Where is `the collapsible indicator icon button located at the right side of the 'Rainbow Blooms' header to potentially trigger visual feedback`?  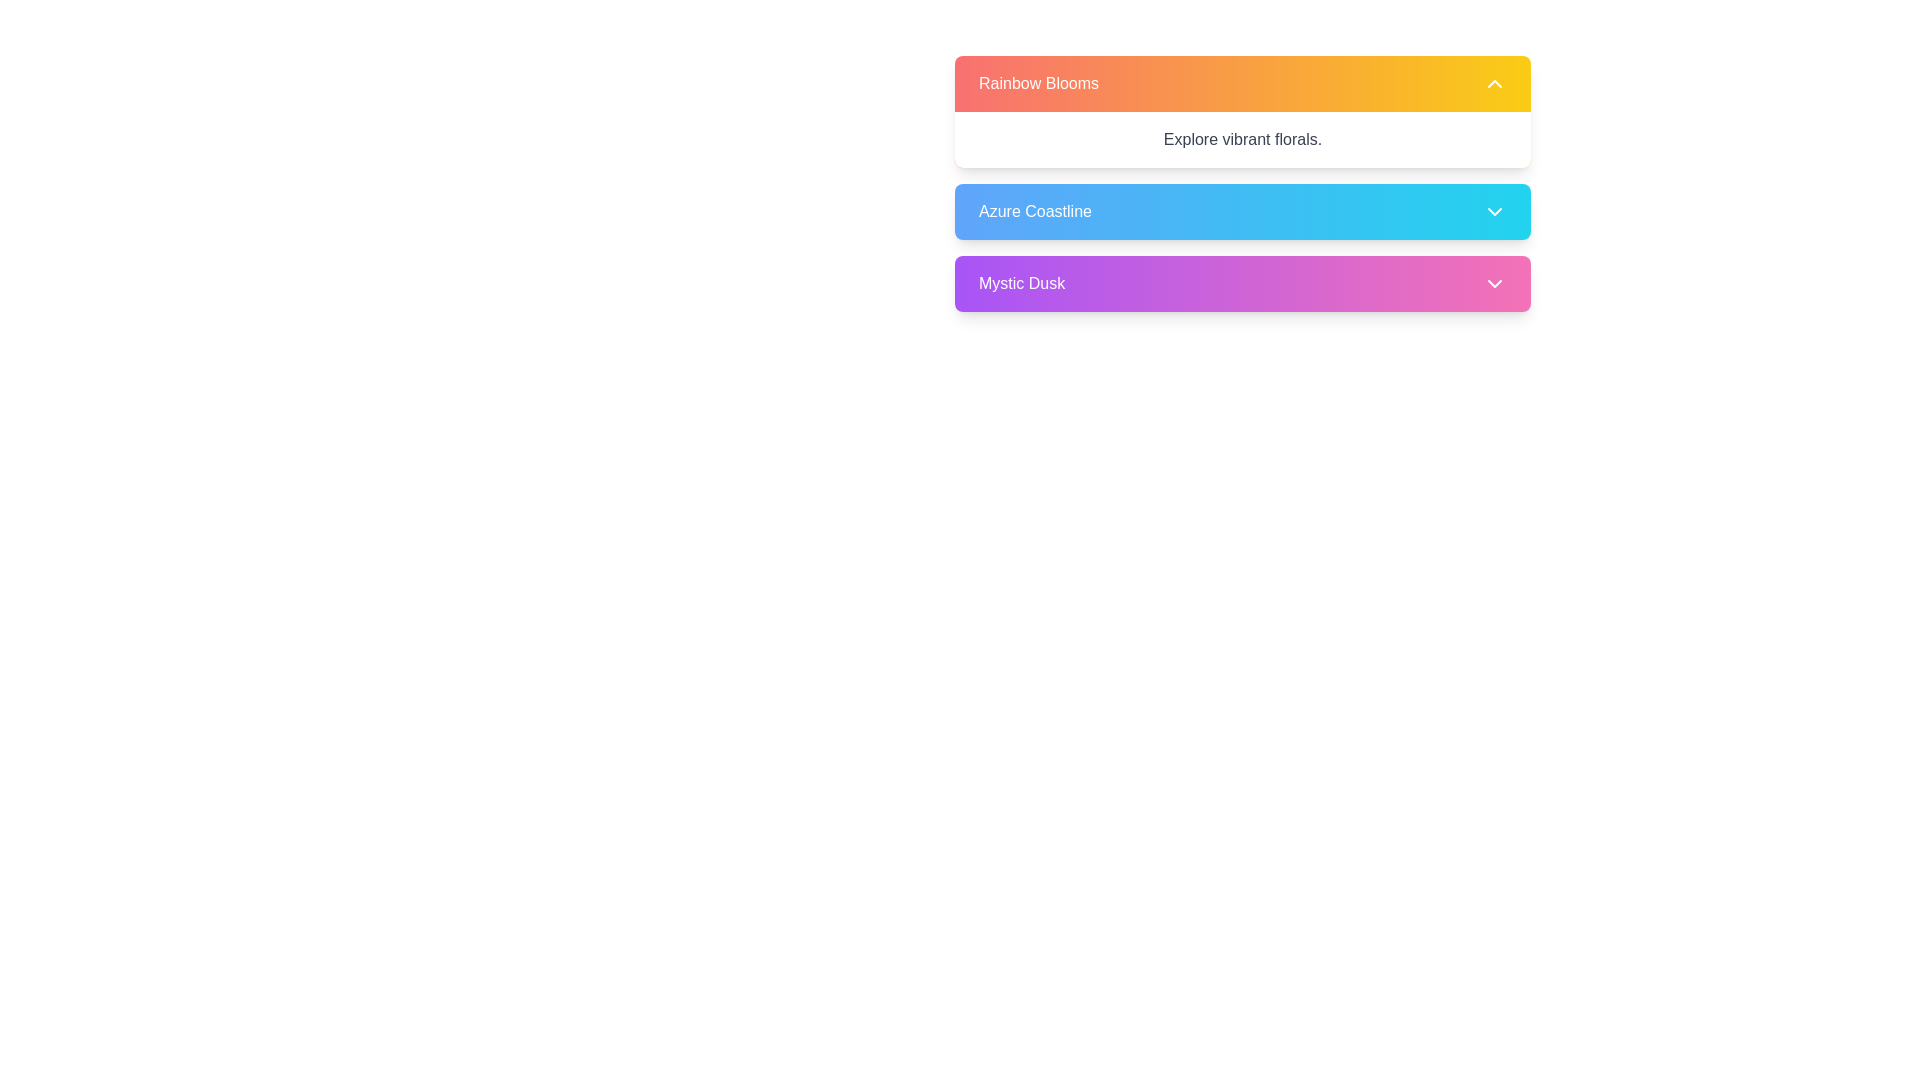 the collapsible indicator icon button located at the right side of the 'Rainbow Blooms' header to potentially trigger visual feedback is located at coordinates (1494, 83).